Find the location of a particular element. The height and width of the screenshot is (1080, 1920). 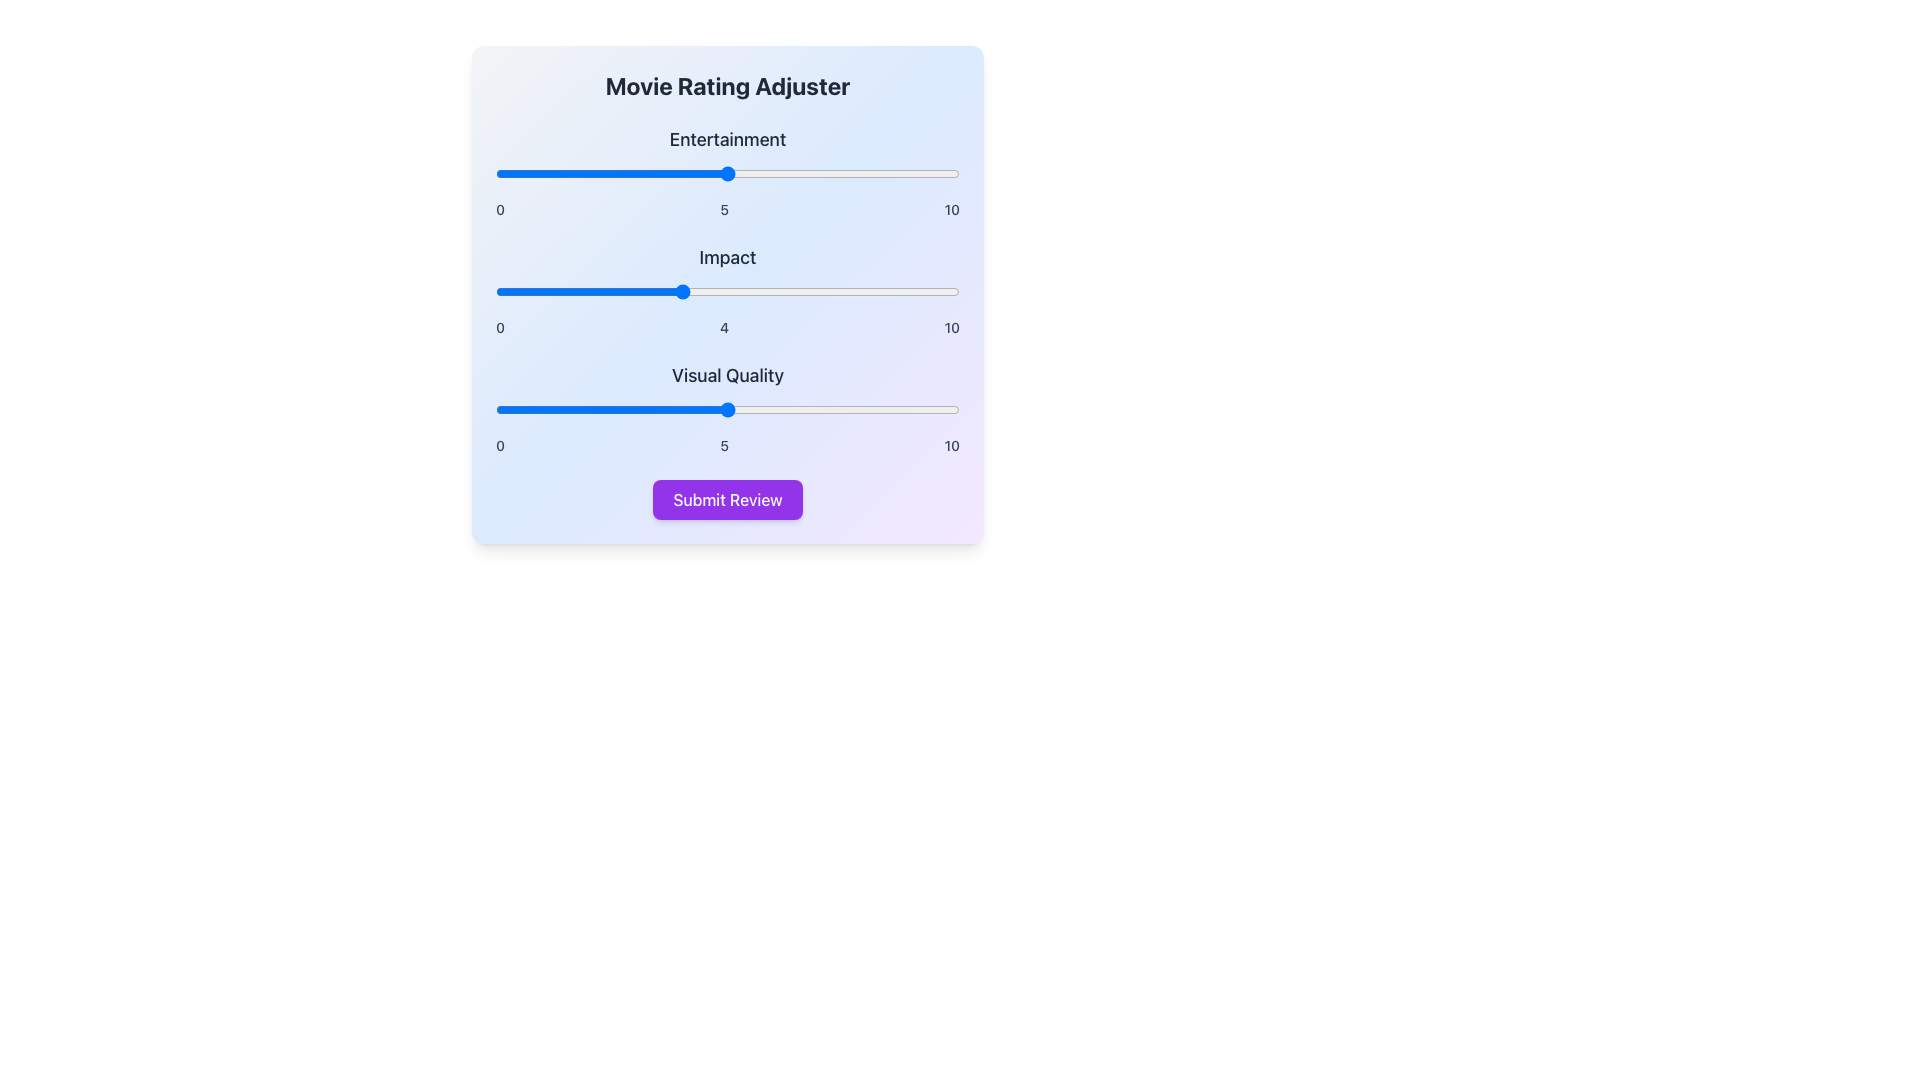

Visual Quality is located at coordinates (727, 408).